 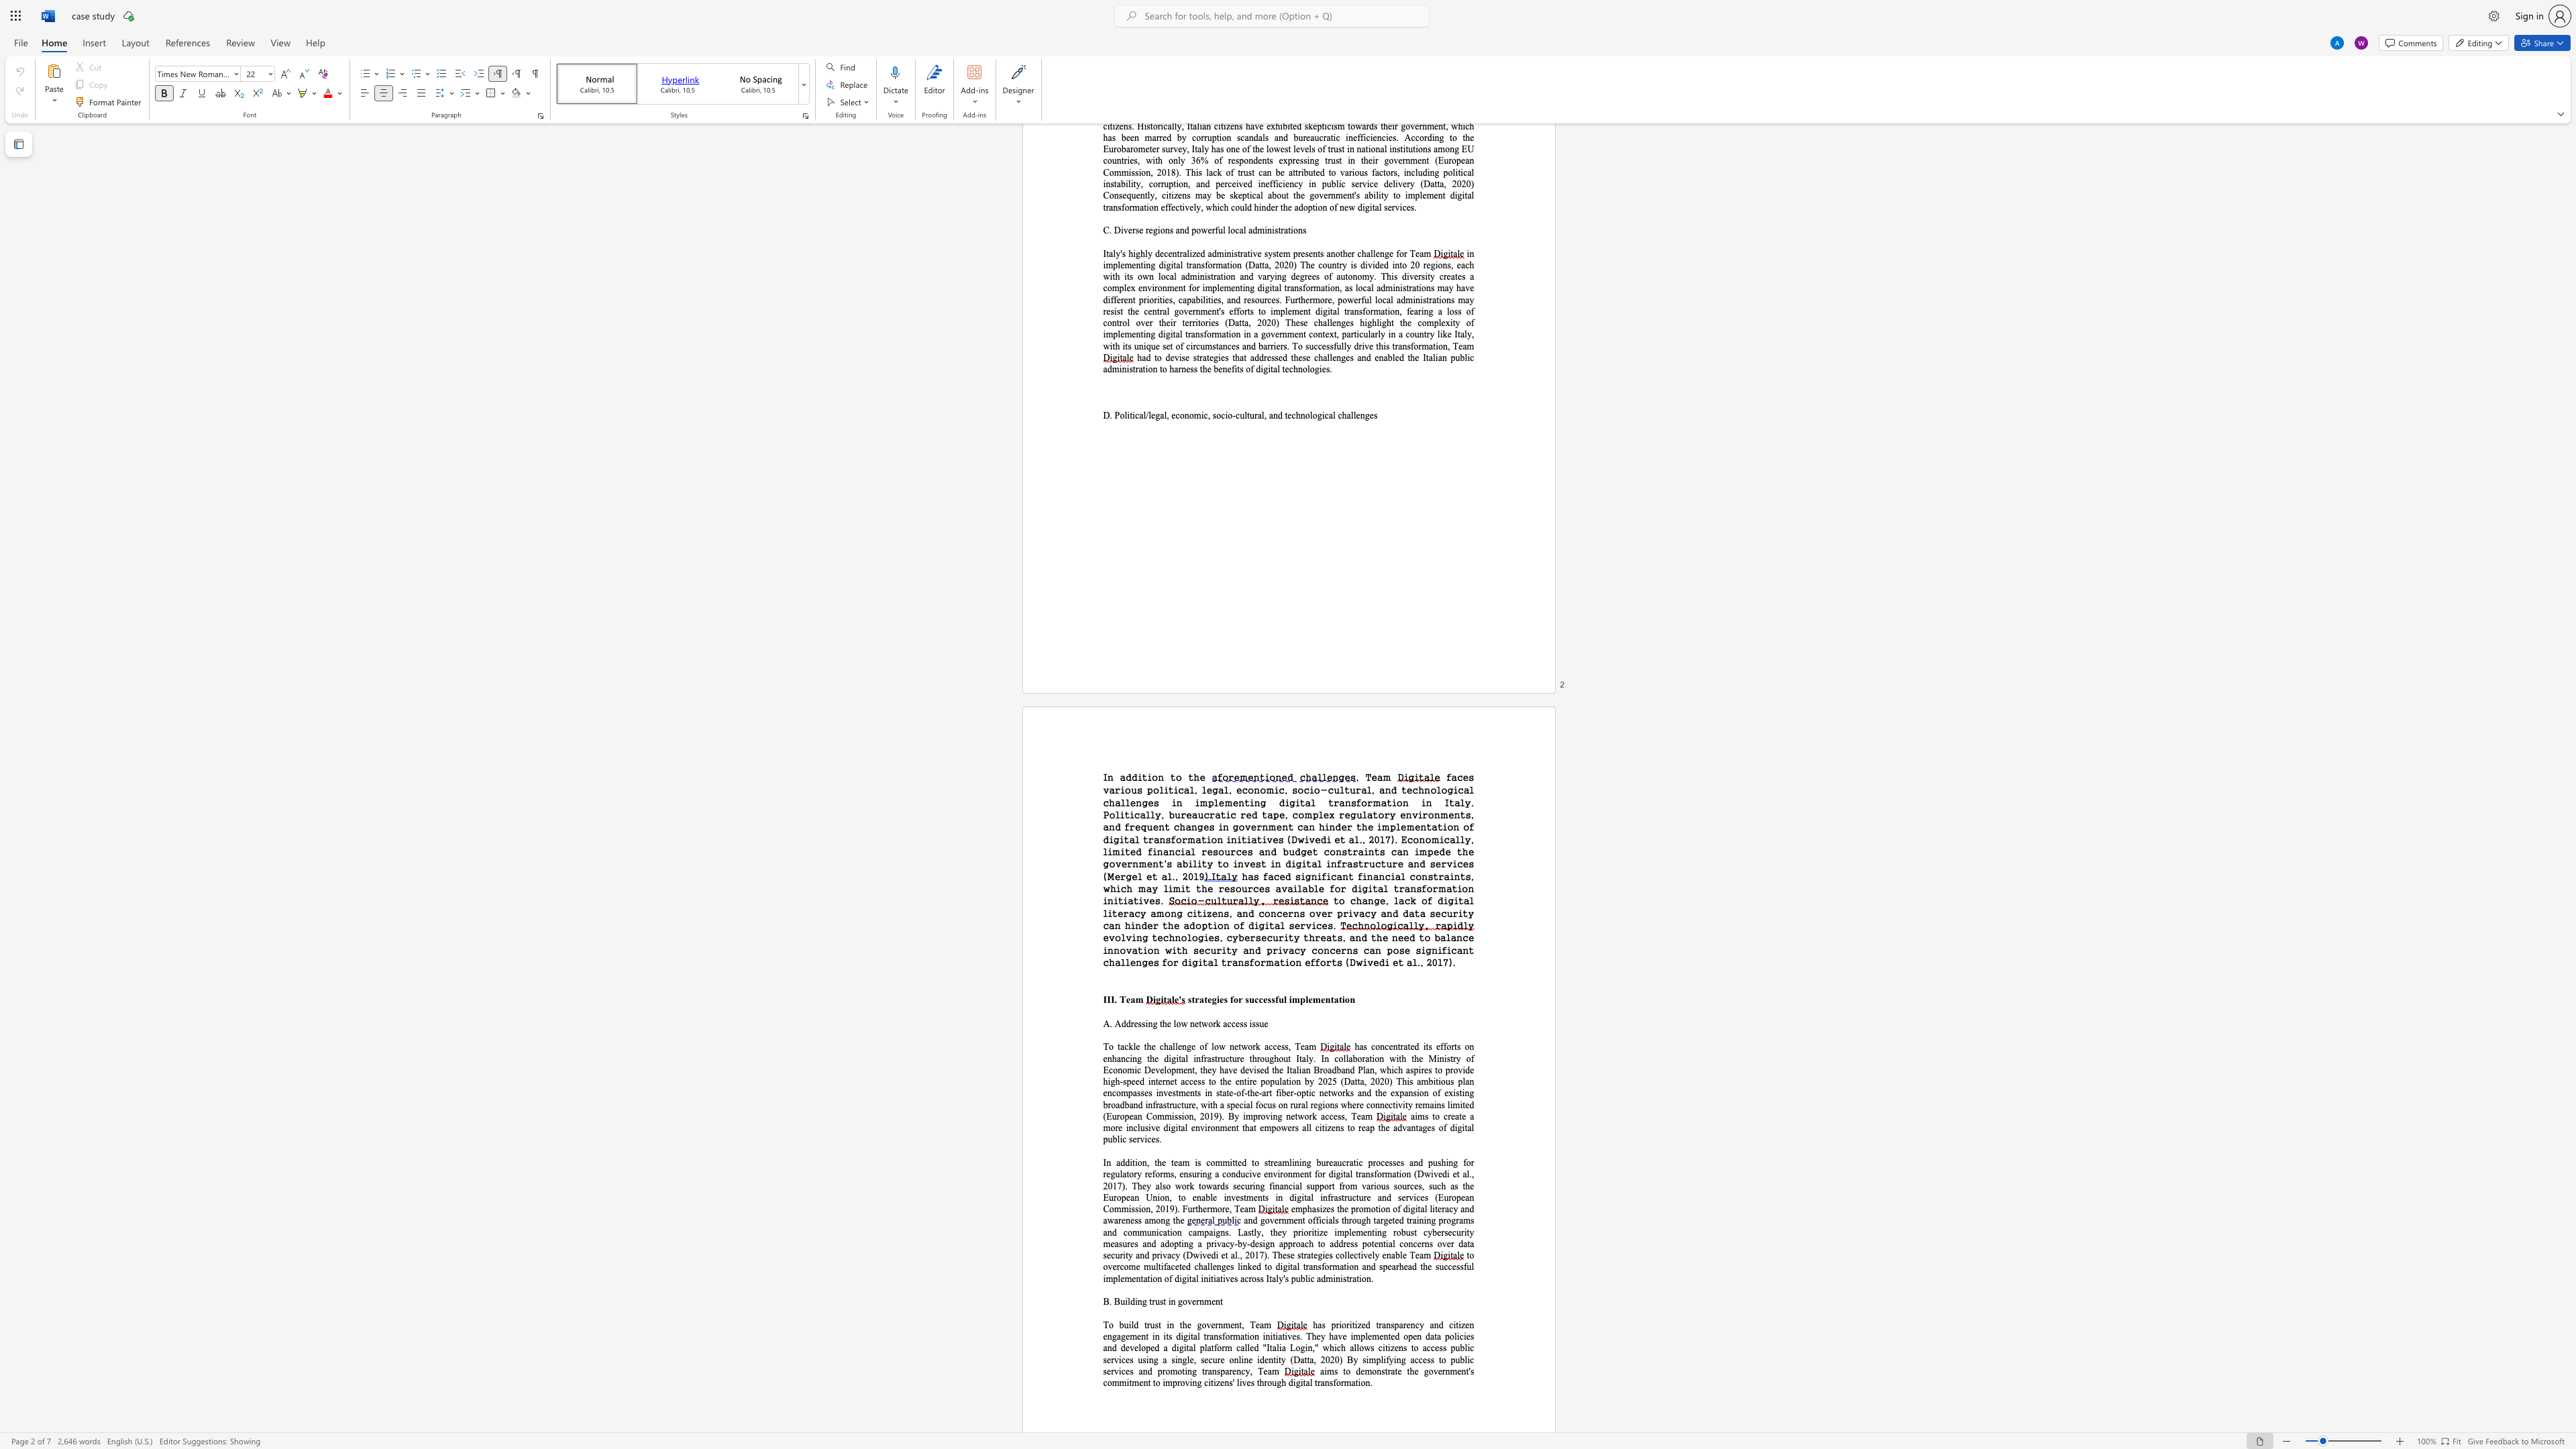 What do you see at coordinates (1150, 1301) in the screenshot?
I see `the subset text "rust i" within the text "B. Building trust in government"` at bounding box center [1150, 1301].